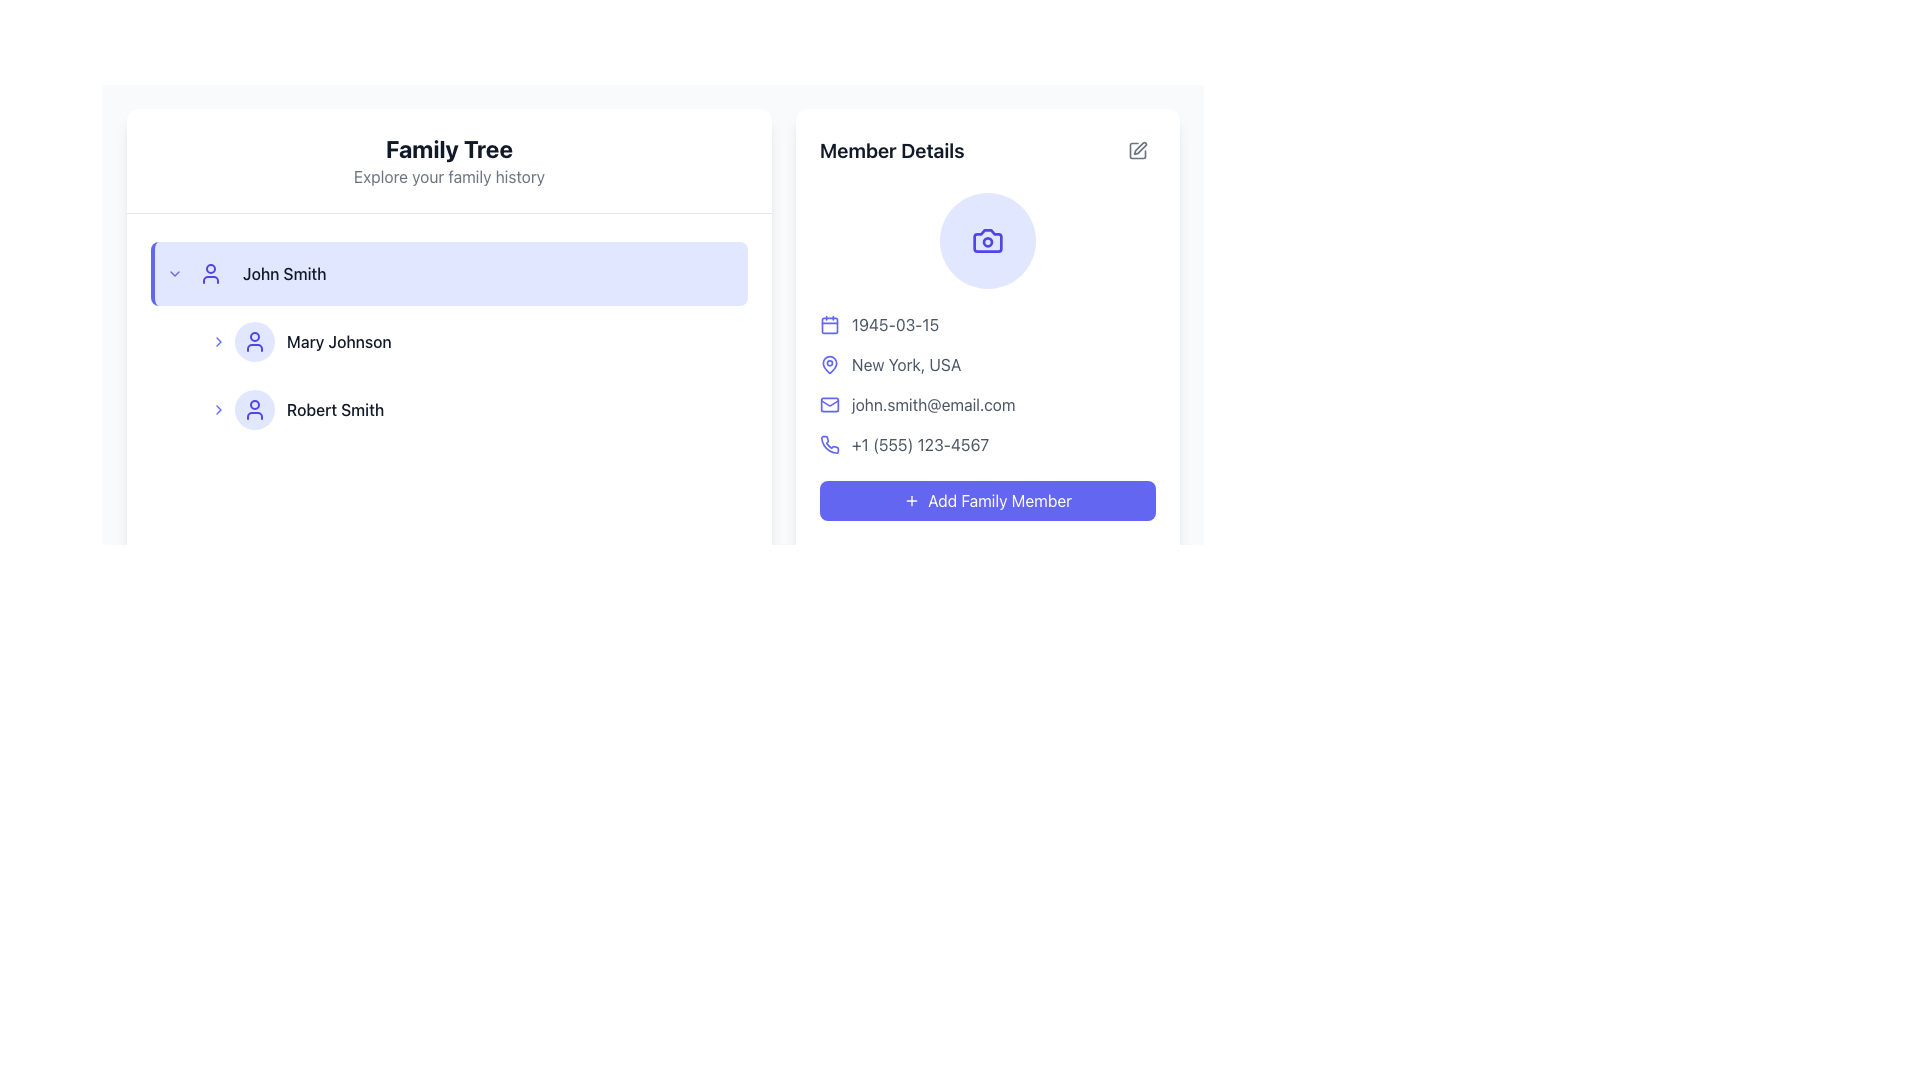 The width and height of the screenshot is (1920, 1080). I want to click on the circular avatar profile icon with a light indigo background and user silhouette located in the left-side panel titled 'Family Tree' next to 'John Smith', so click(211, 273).